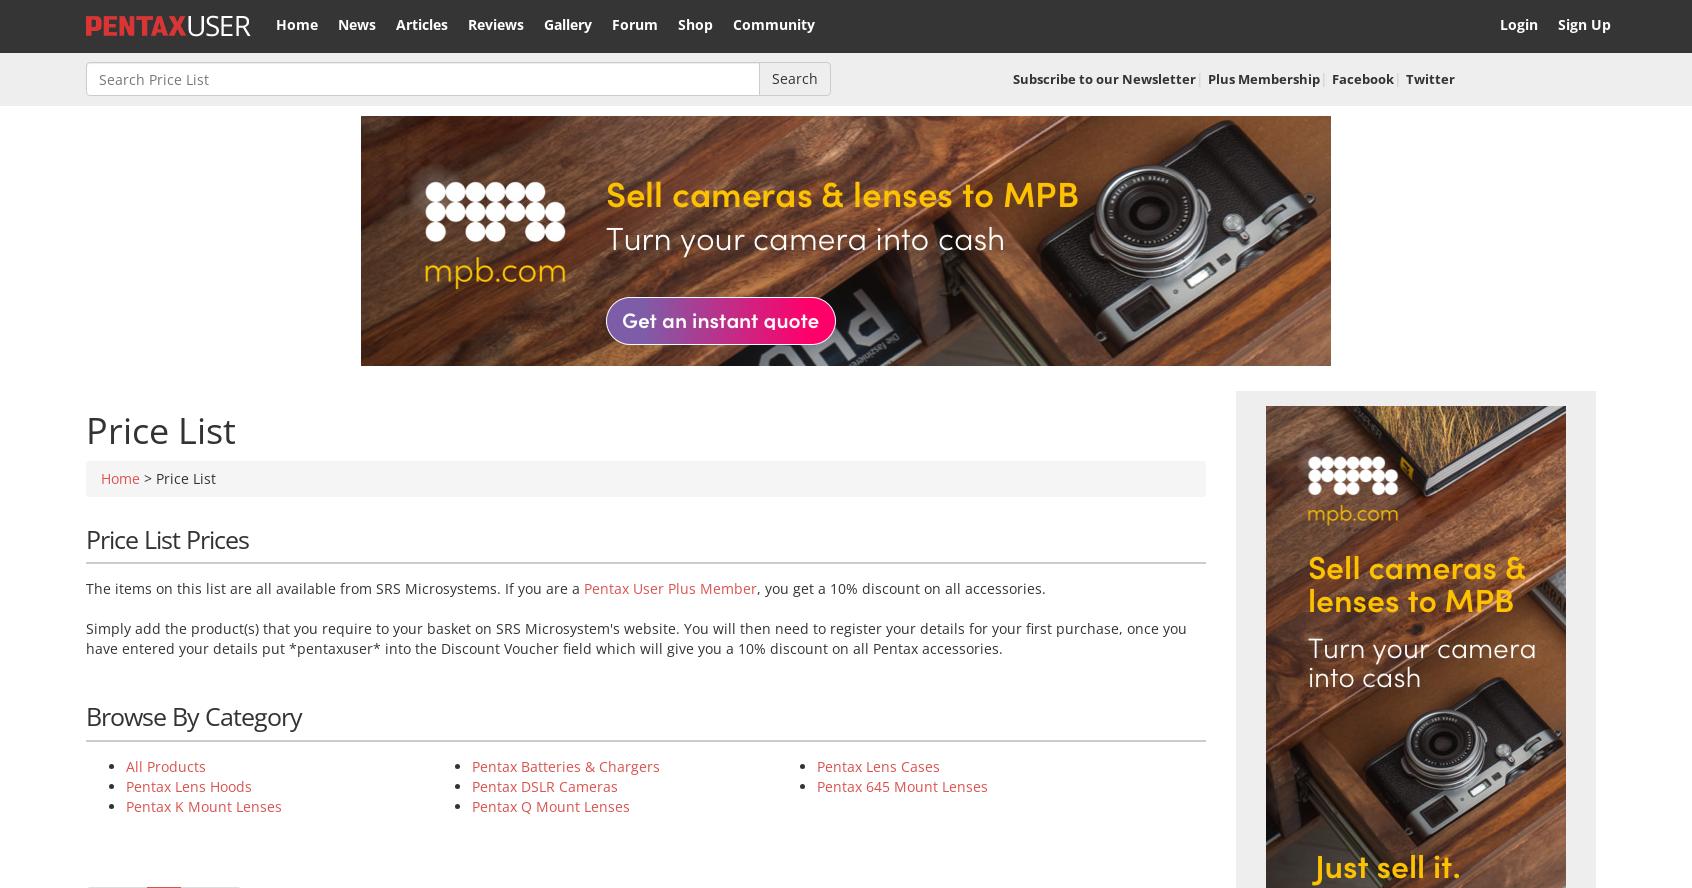 This screenshot has height=888, width=1692. What do you see at coordinates (421, 24) in the screenshot?
I see `'Articles'` at bounding box center [421, 24].